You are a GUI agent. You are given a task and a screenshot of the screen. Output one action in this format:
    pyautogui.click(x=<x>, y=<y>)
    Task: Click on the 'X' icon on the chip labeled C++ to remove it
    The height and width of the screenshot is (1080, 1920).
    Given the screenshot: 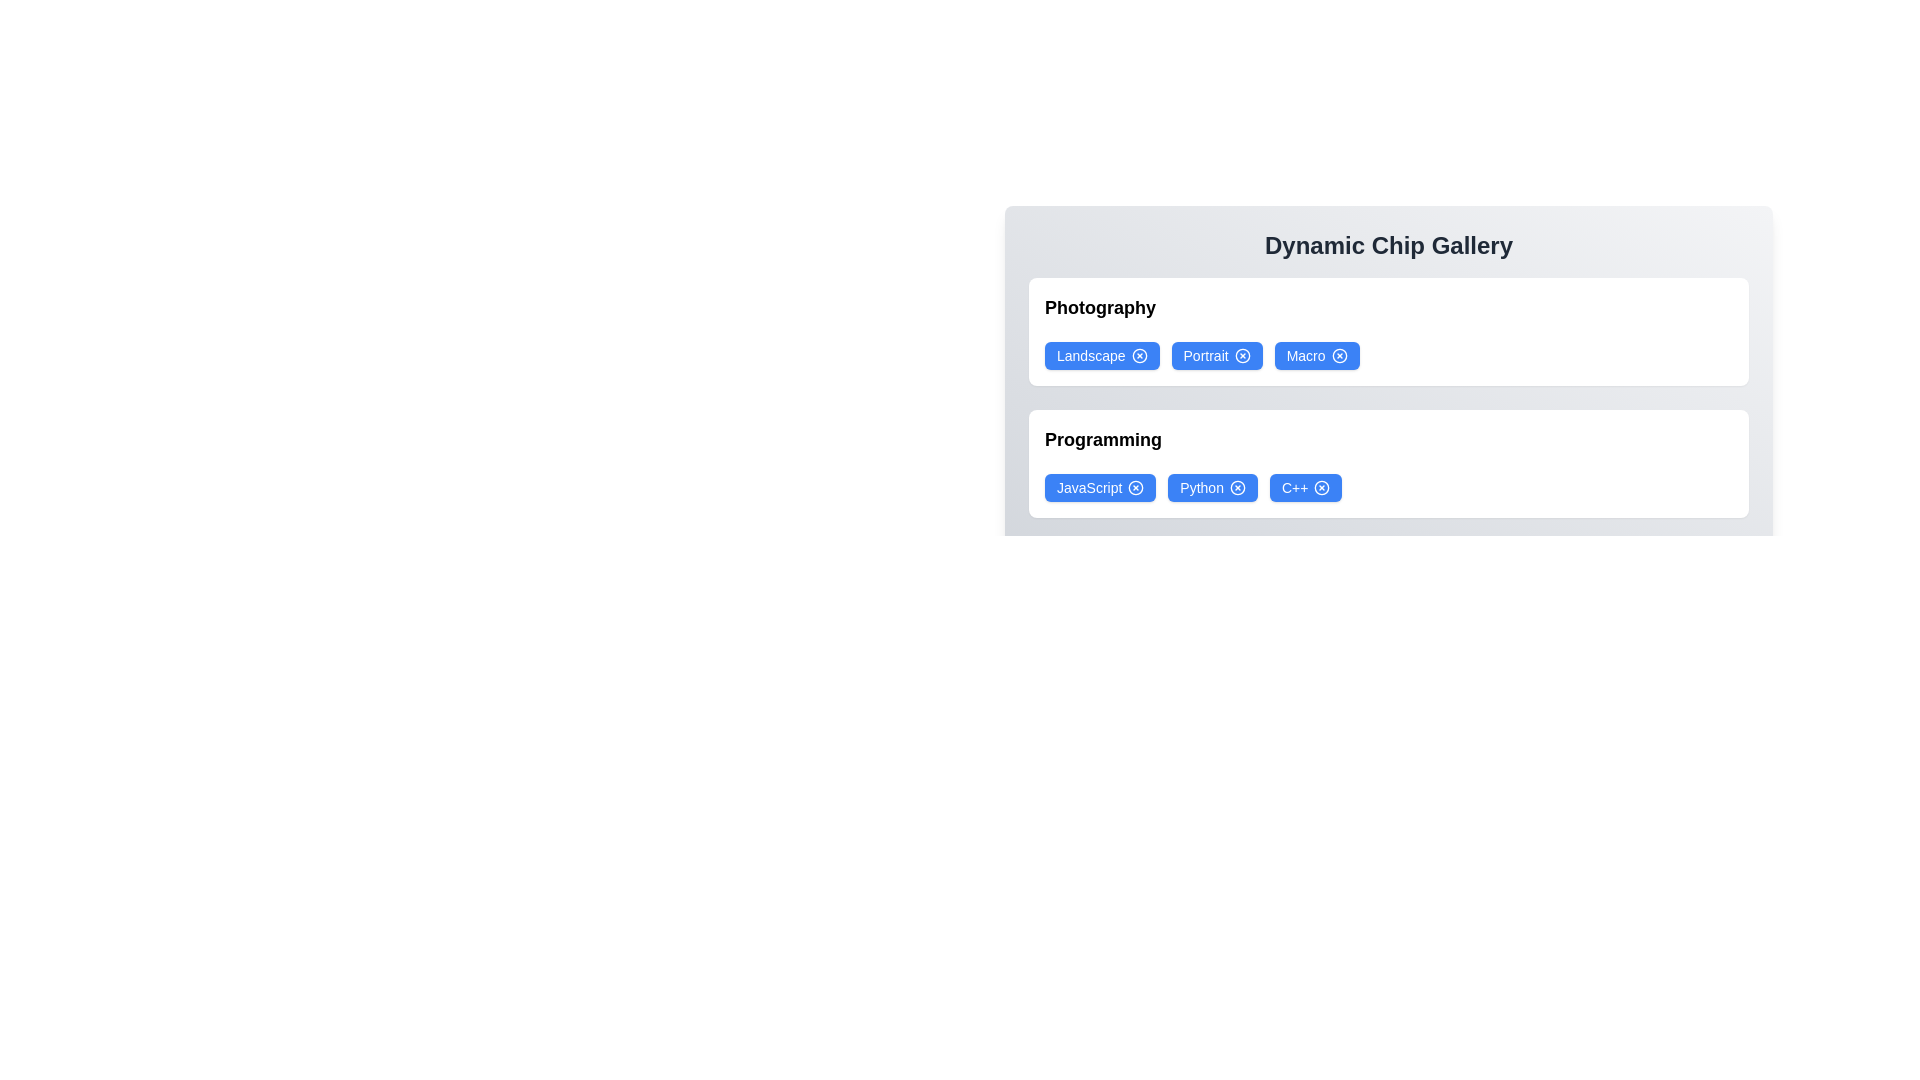 What is the action you would take?
    pyautogui.click(x=1322, y=488)
    